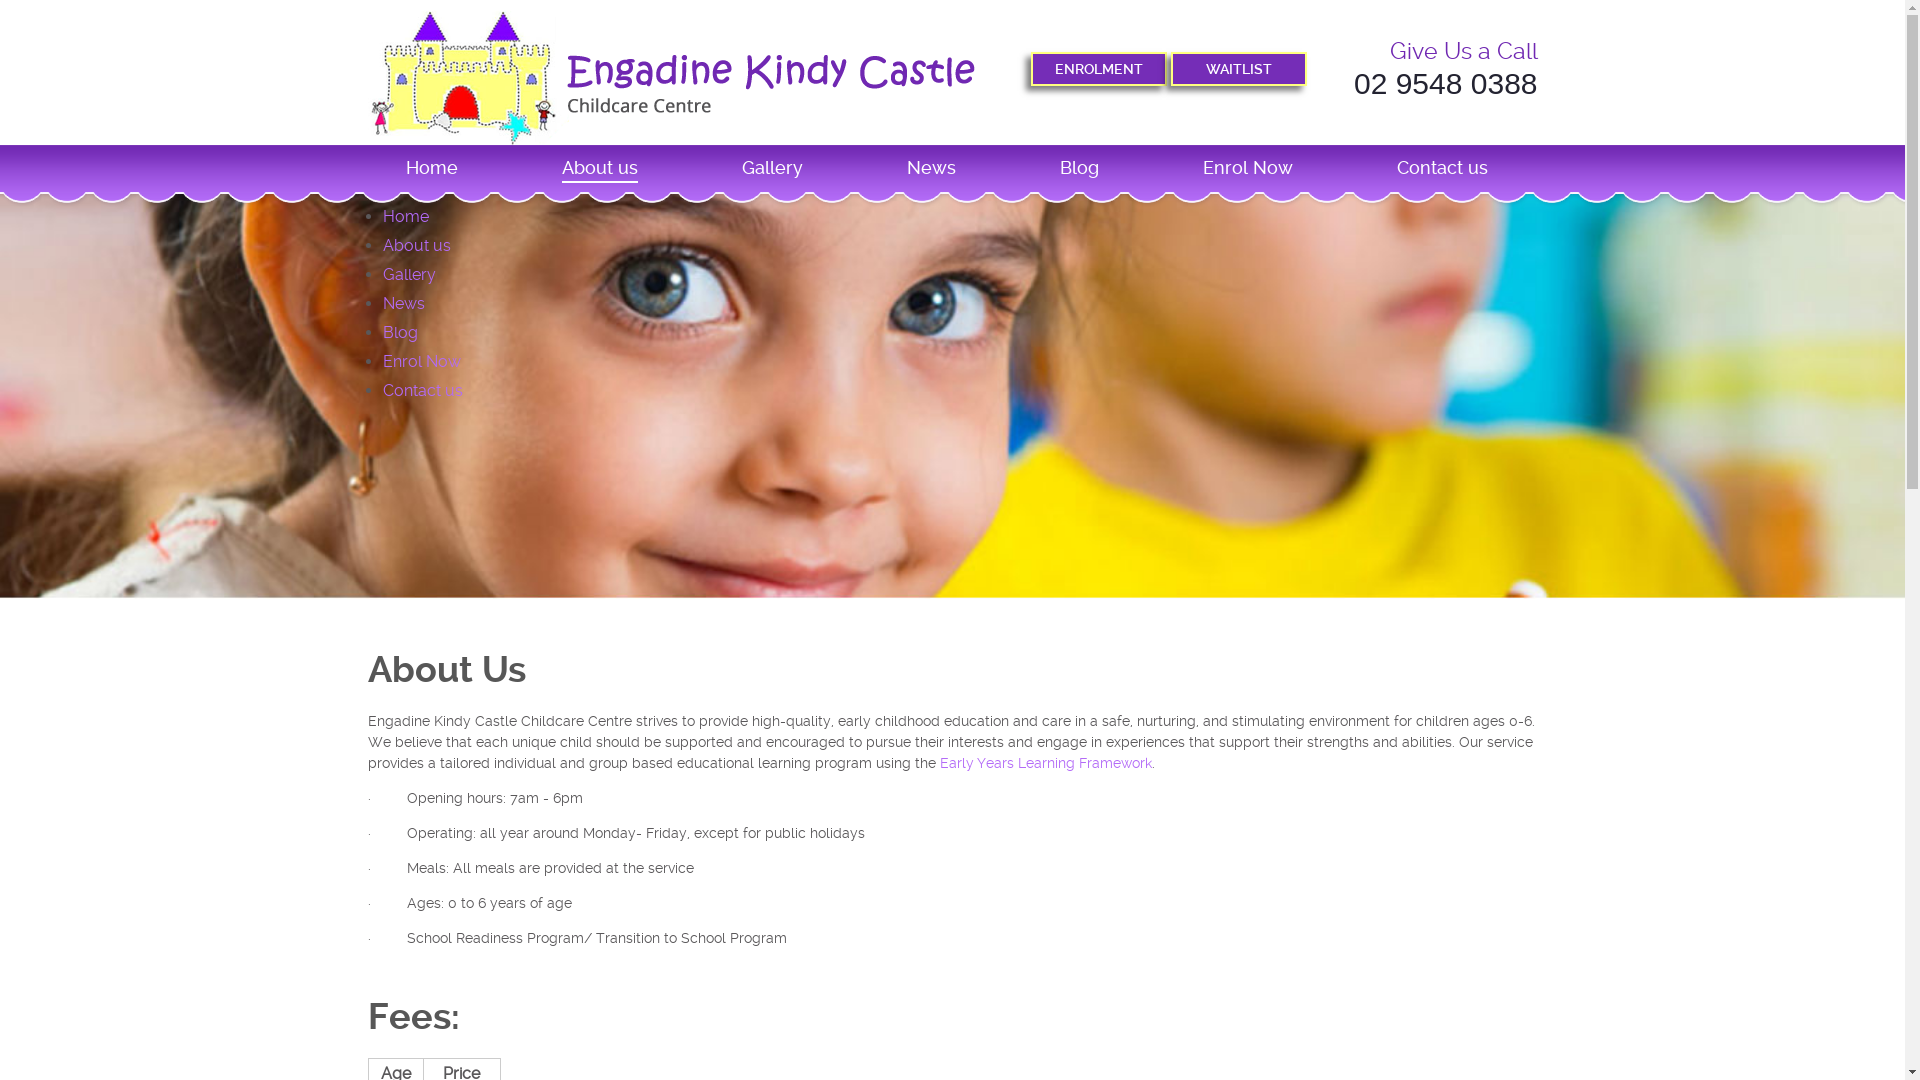 This screenshot has width=1920, height=1080. I want to click on 'Home', so click(403, 216).